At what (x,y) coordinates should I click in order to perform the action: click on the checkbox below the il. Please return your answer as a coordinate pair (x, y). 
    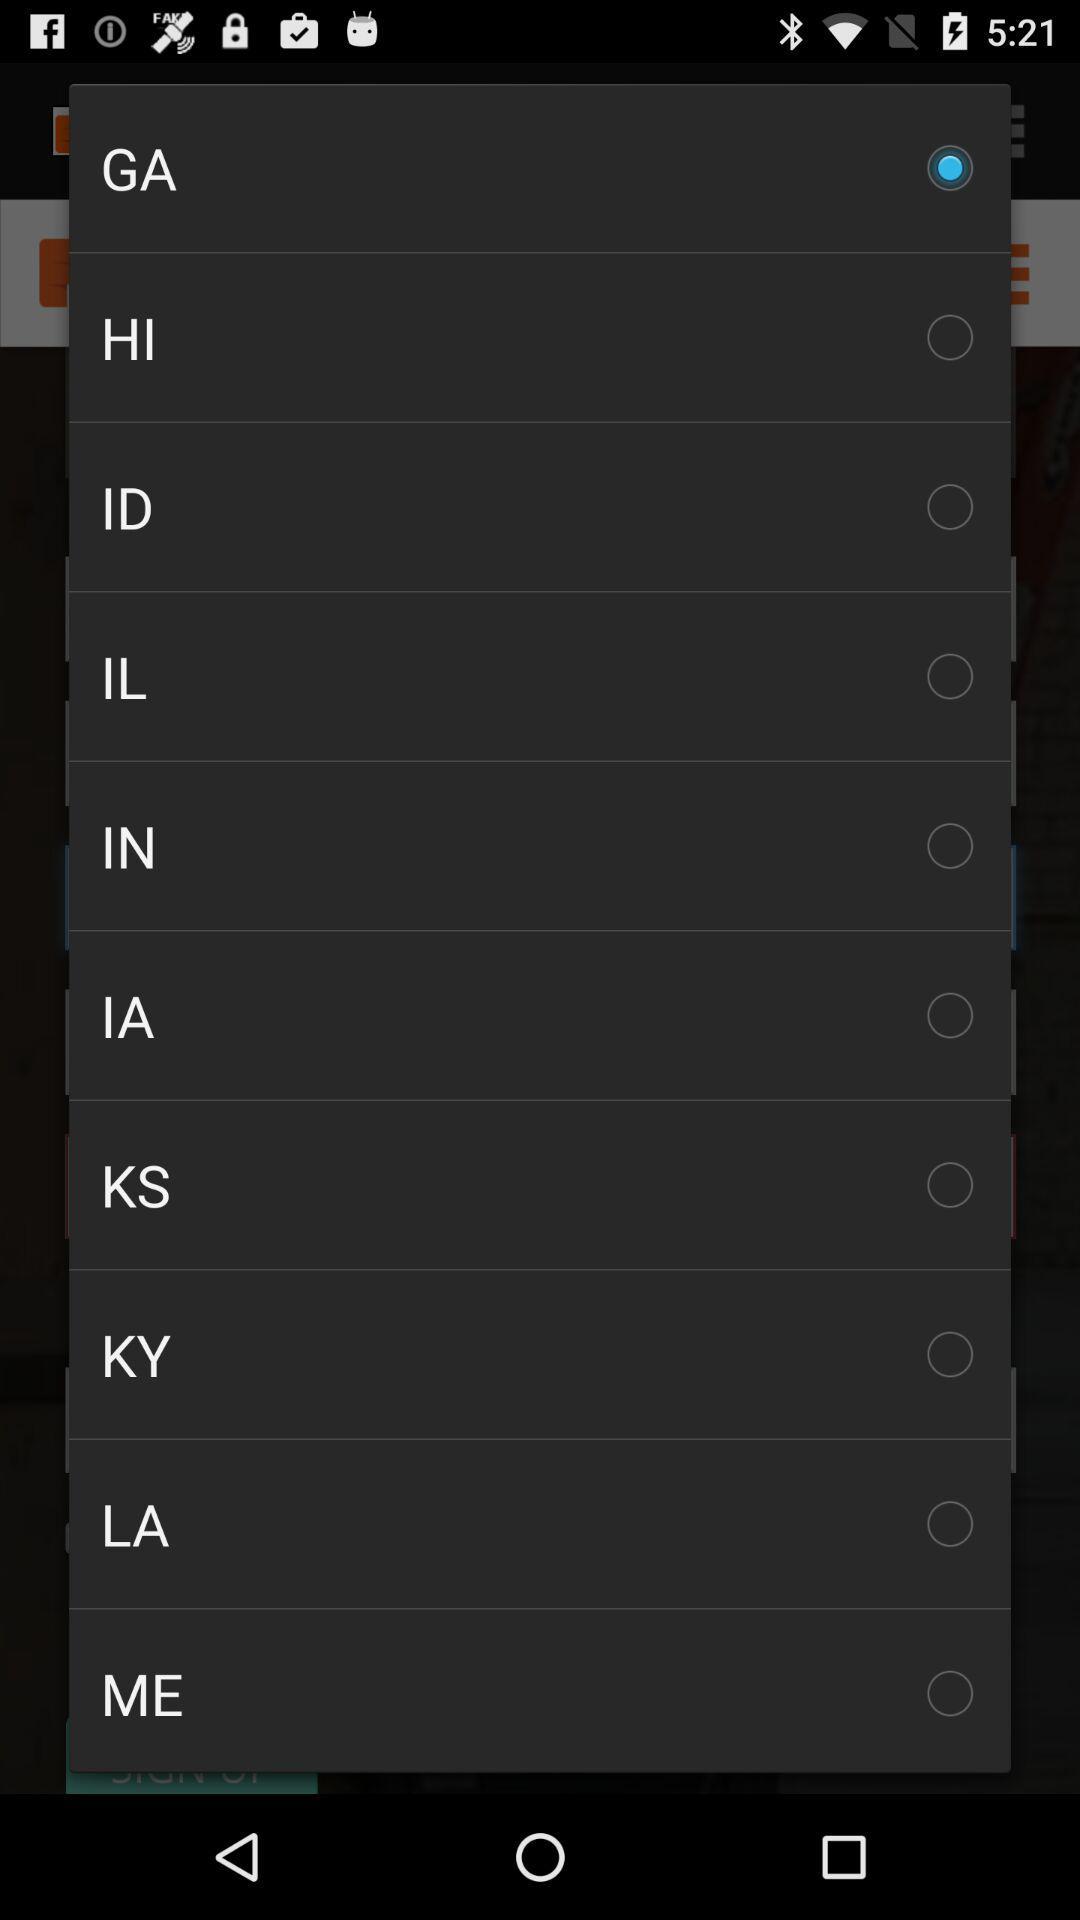
    Looking at the image, I should click on (540, 845).